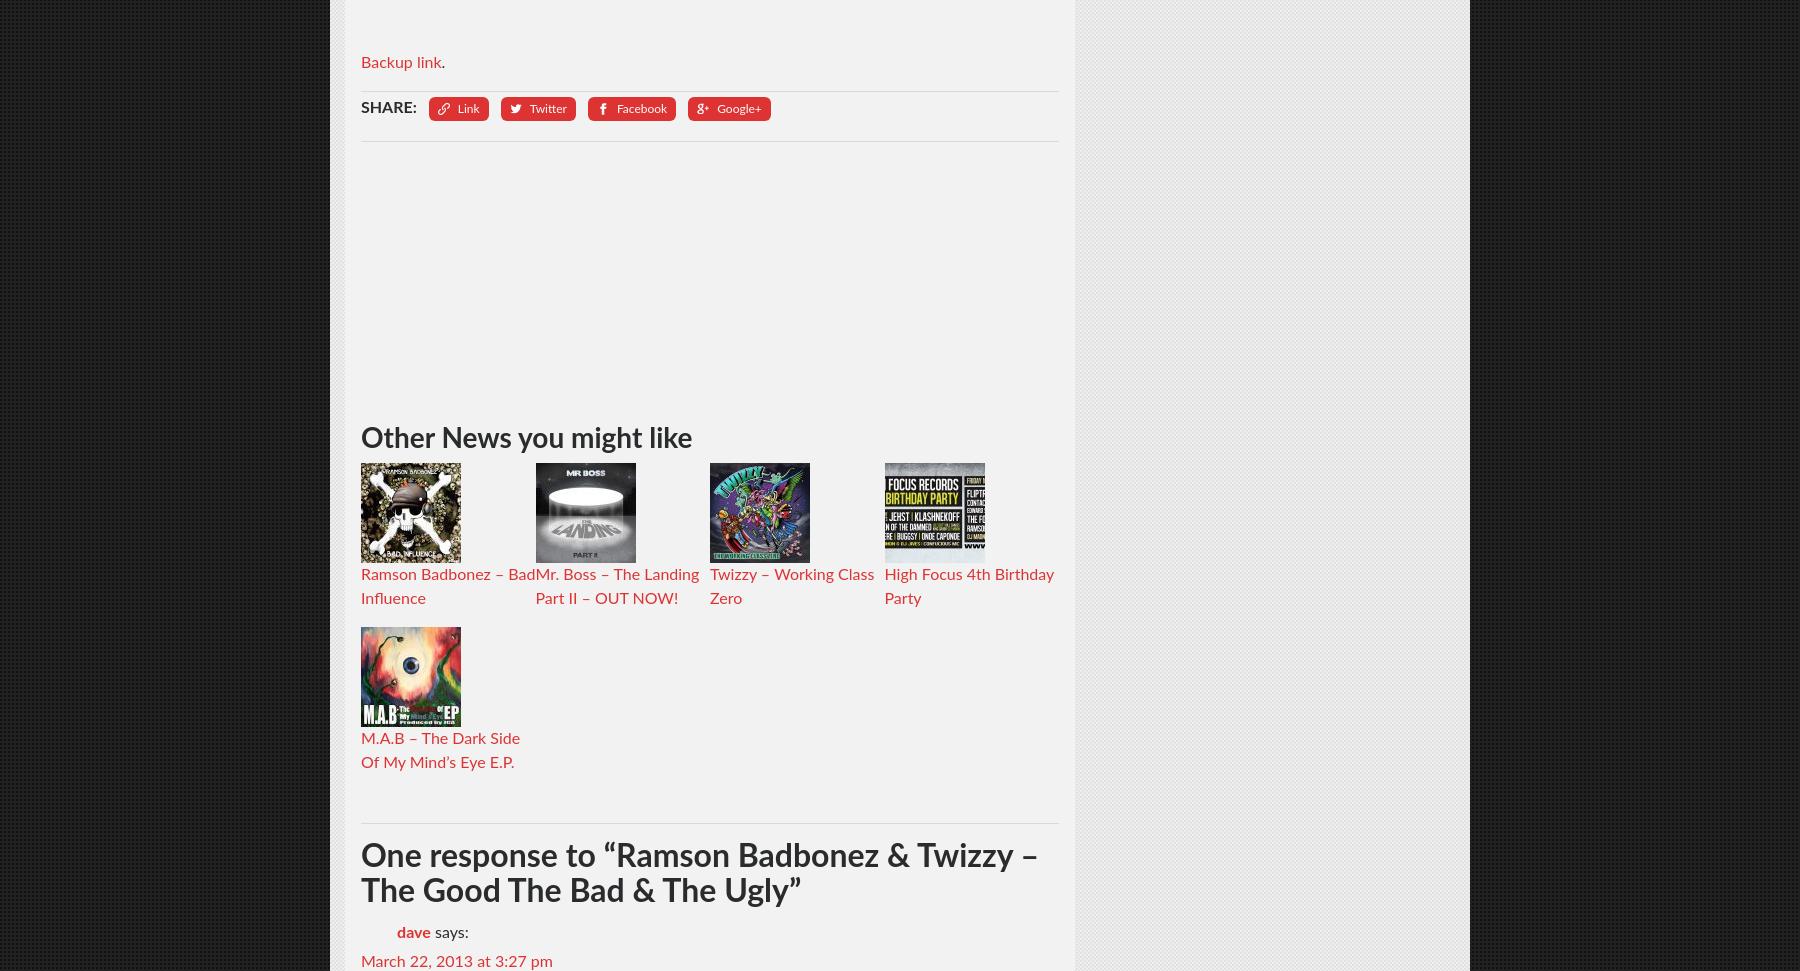  I want to click on 'Google+', so click(738, 106).